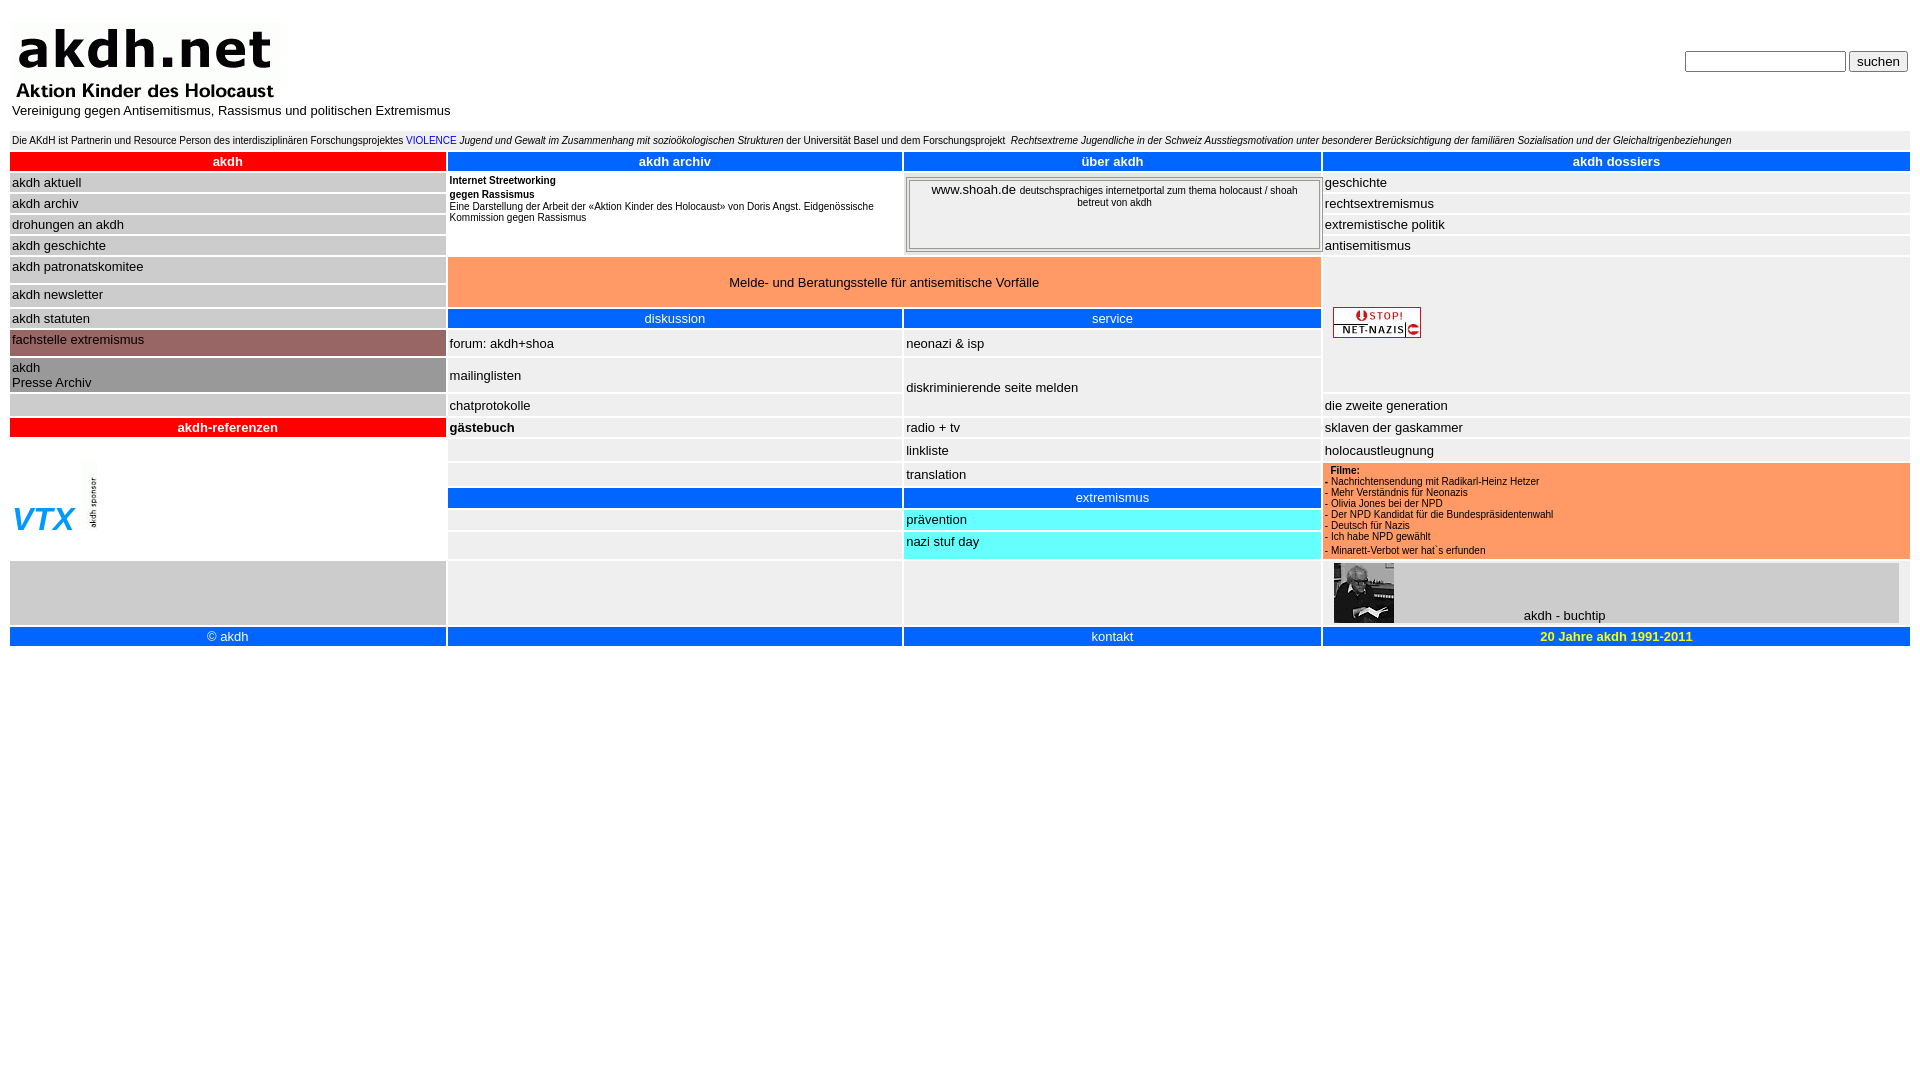 Image resolution: width=1920 pixels, height=1080 pixels. I want to click on 'forum: akdh+shoa', so click(449, 342).